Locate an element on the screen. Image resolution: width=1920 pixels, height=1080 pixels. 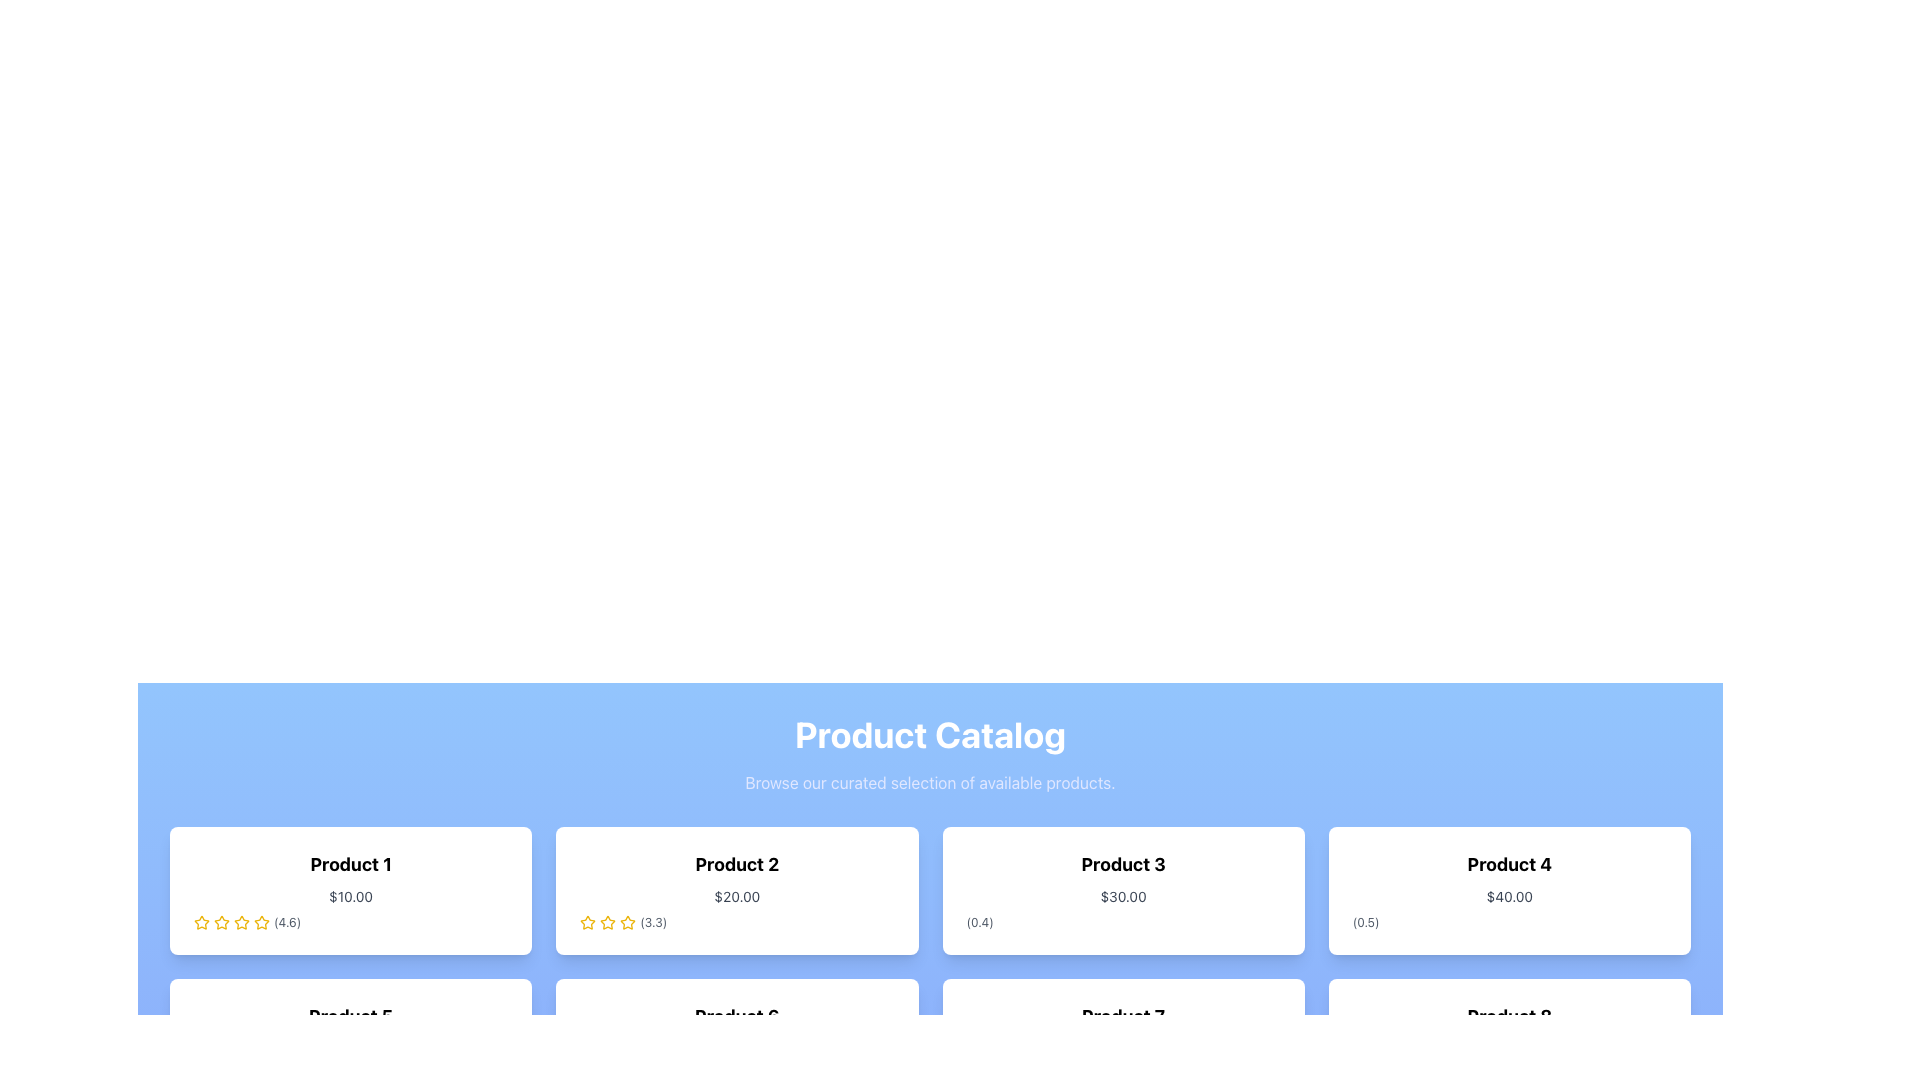
the card labeled 'Product 2', which is the second card in a grid of product cards is located at coordinates (736, 890).